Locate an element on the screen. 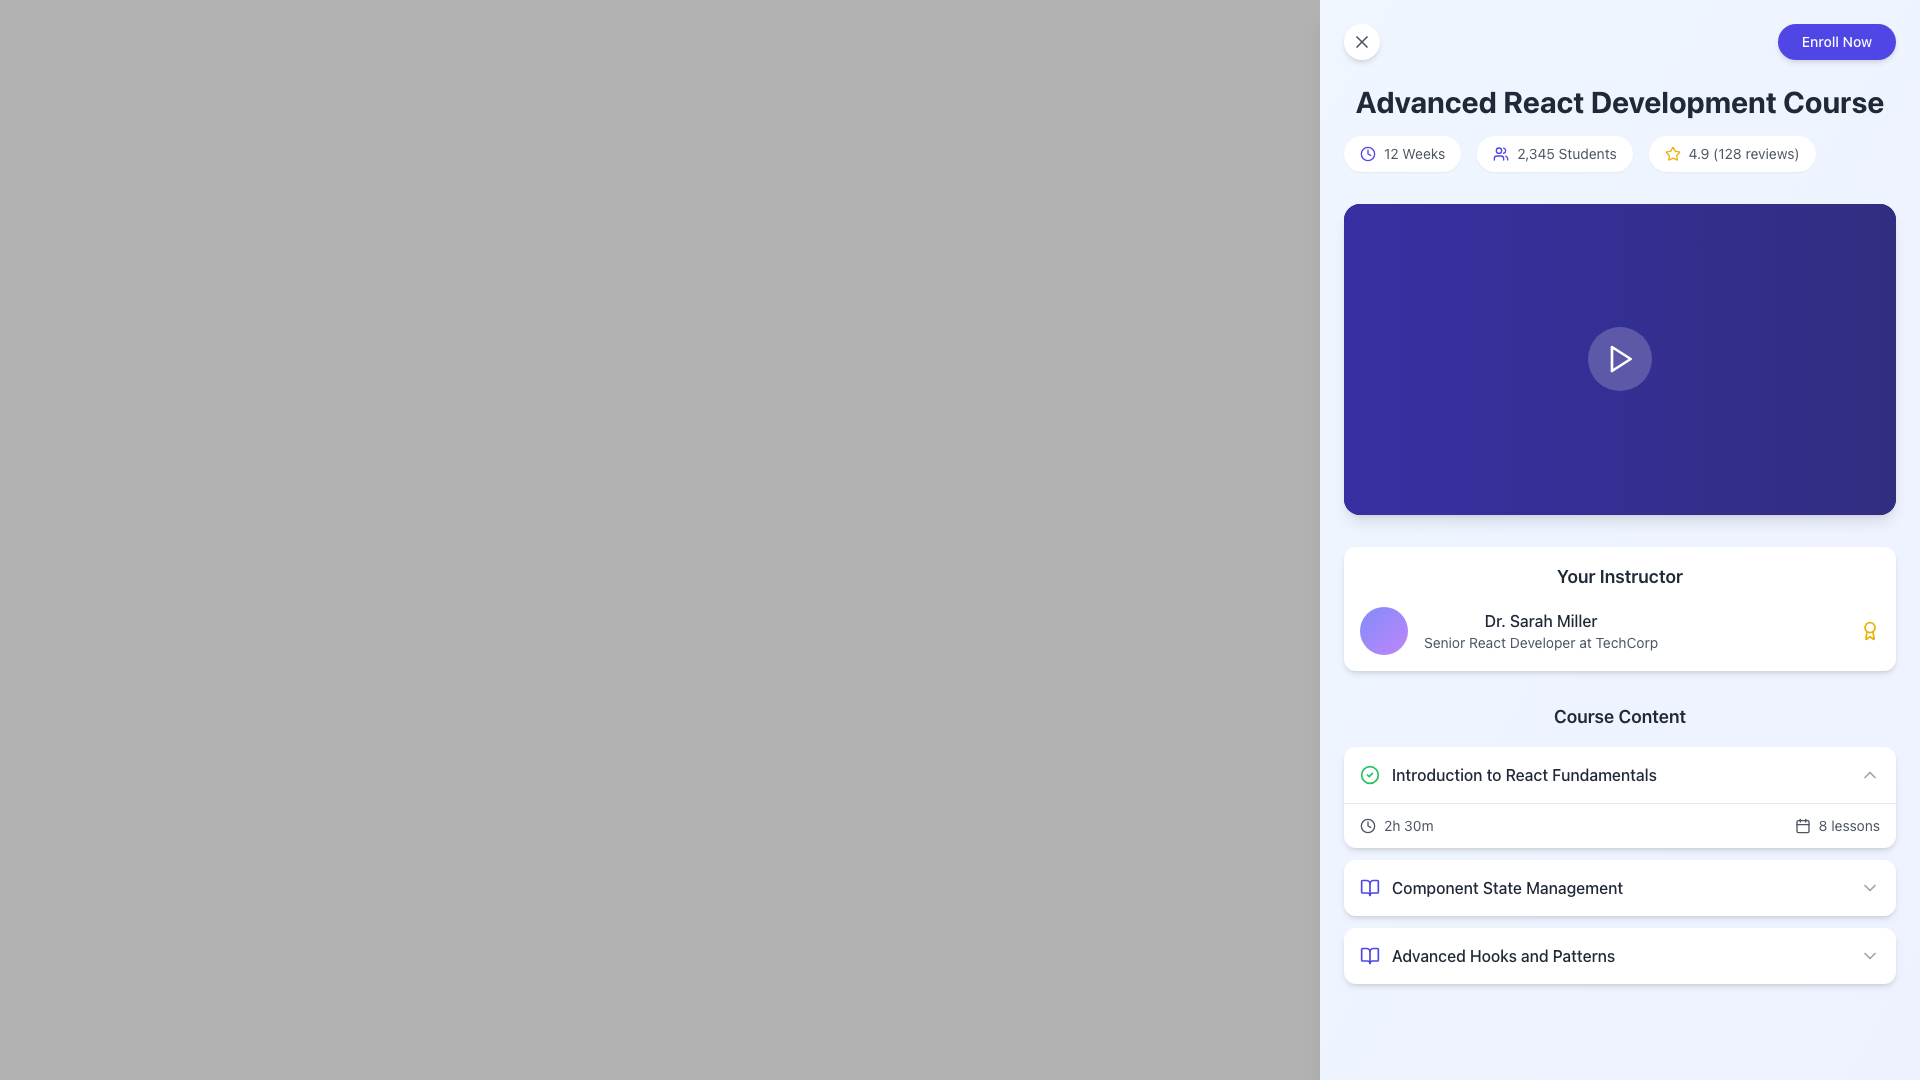 This screenshot has height=1080, width=1920. the Informational Banner titled 'Your Instructor', which includes the name 'Dr. Sarah Miller' and designation 'Senior React Developer at TechCorp' is located at coordinates (1620, 607).